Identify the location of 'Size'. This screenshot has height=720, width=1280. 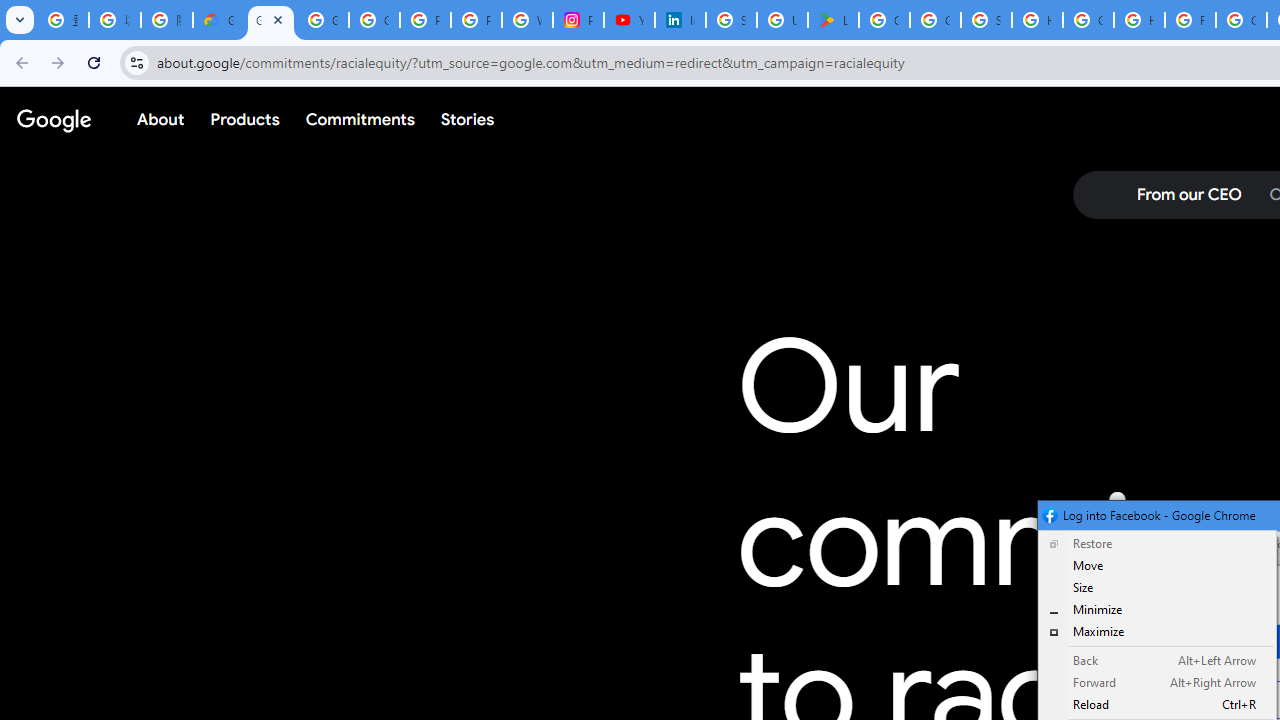
(1157, 586).